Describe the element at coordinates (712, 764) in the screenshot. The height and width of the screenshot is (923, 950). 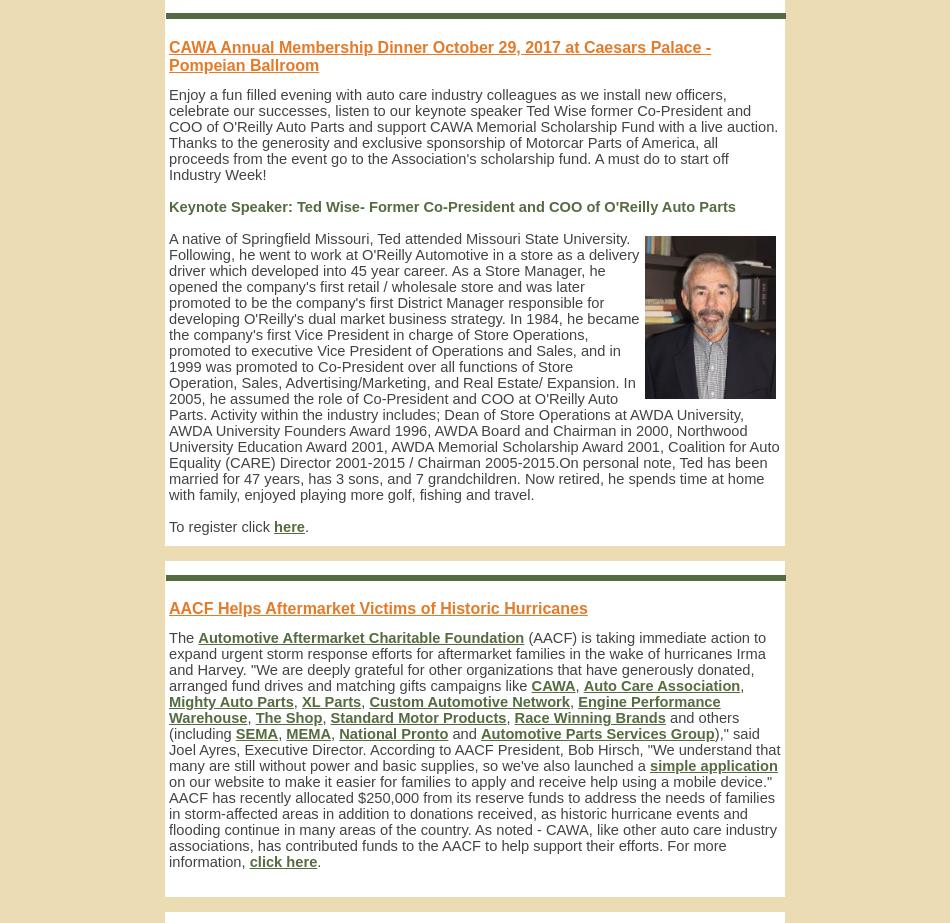
I see `'simple application'` at that location.